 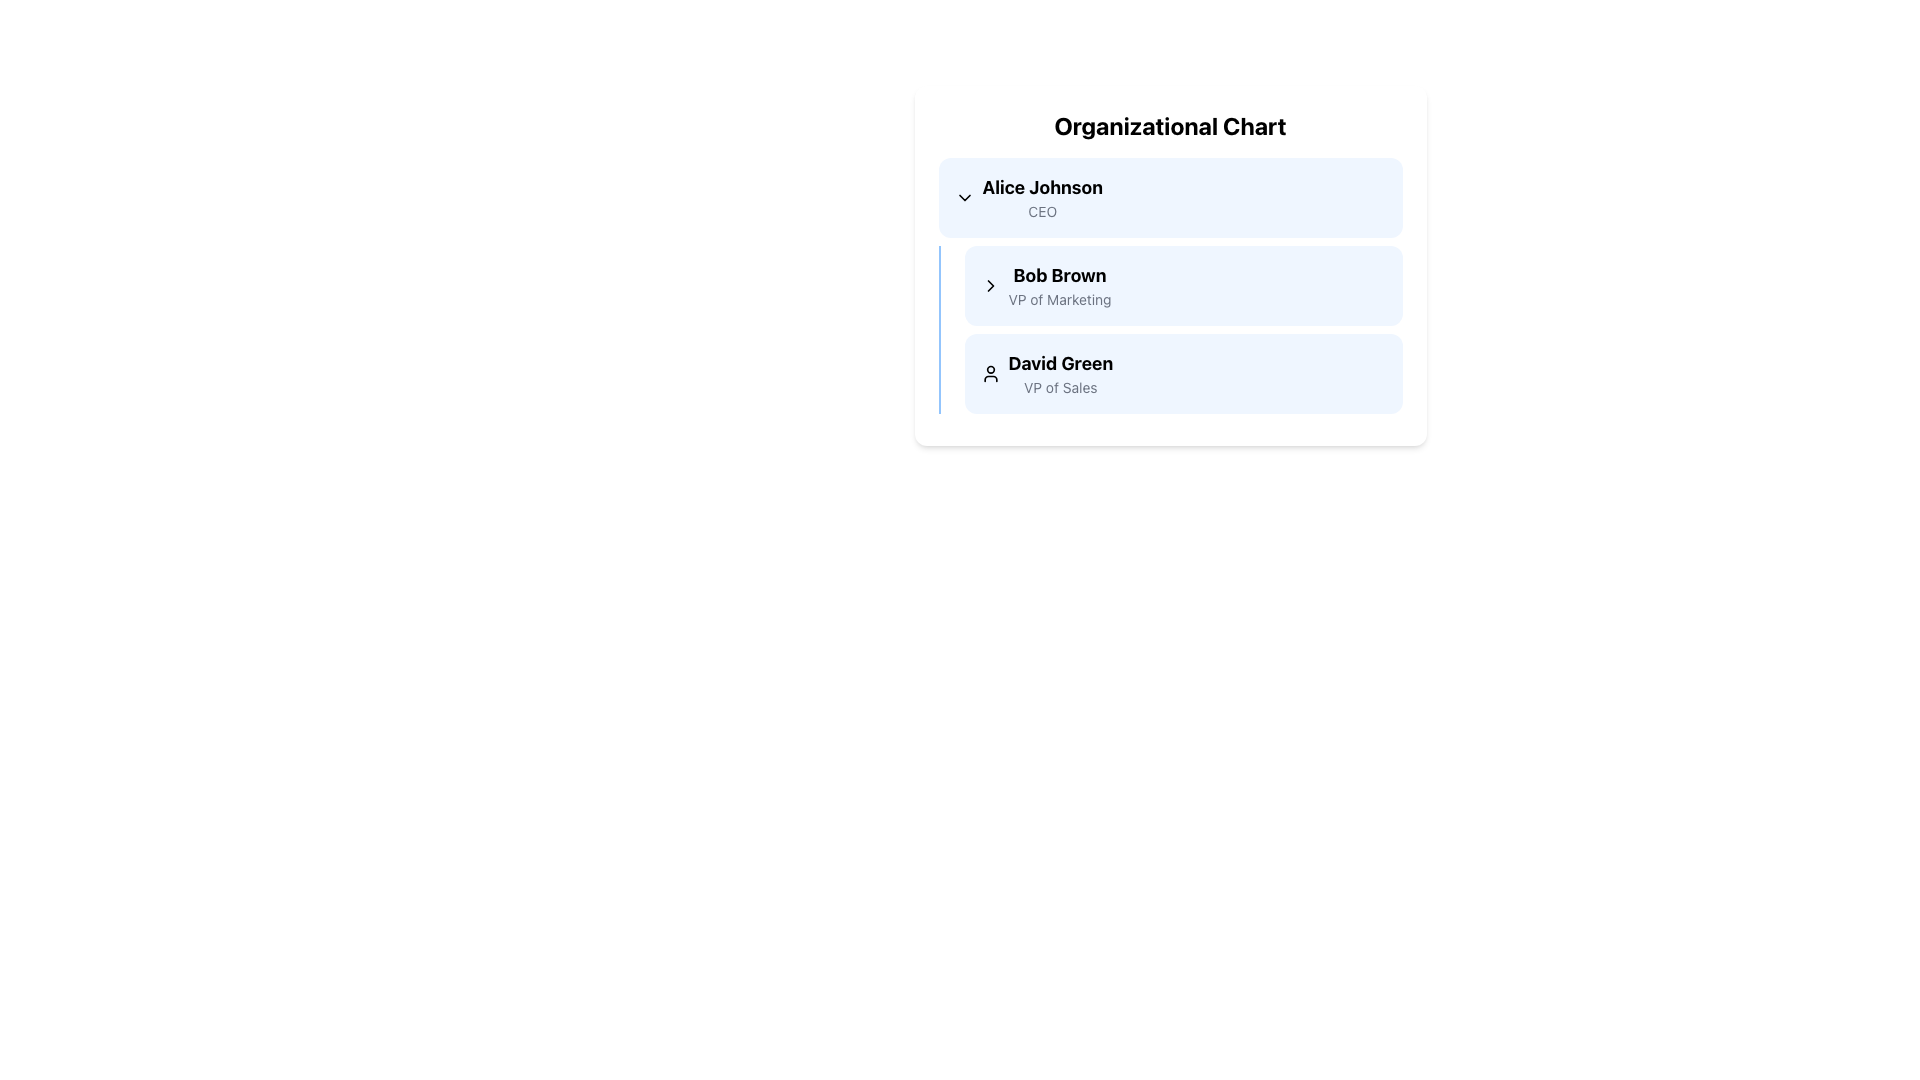 What do you see at coordinates (990, 285) in the screenshot?
I see `the right-facing chevron icon next to 'Bob Brown's' name in the organizational chart` at bounding box center [990, 285].